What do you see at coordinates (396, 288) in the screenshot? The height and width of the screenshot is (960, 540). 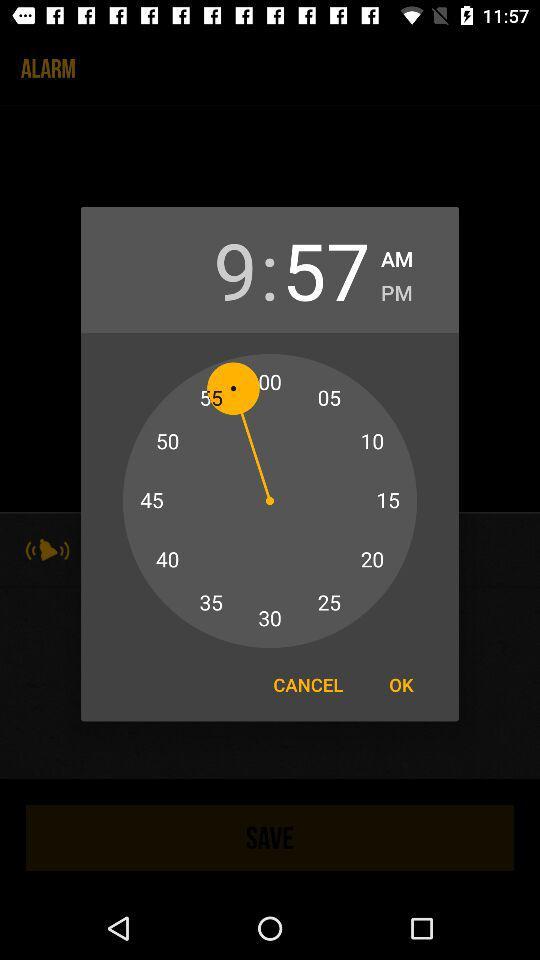 I see `icon to the right of 57 item` at bounding box center [396, 288].